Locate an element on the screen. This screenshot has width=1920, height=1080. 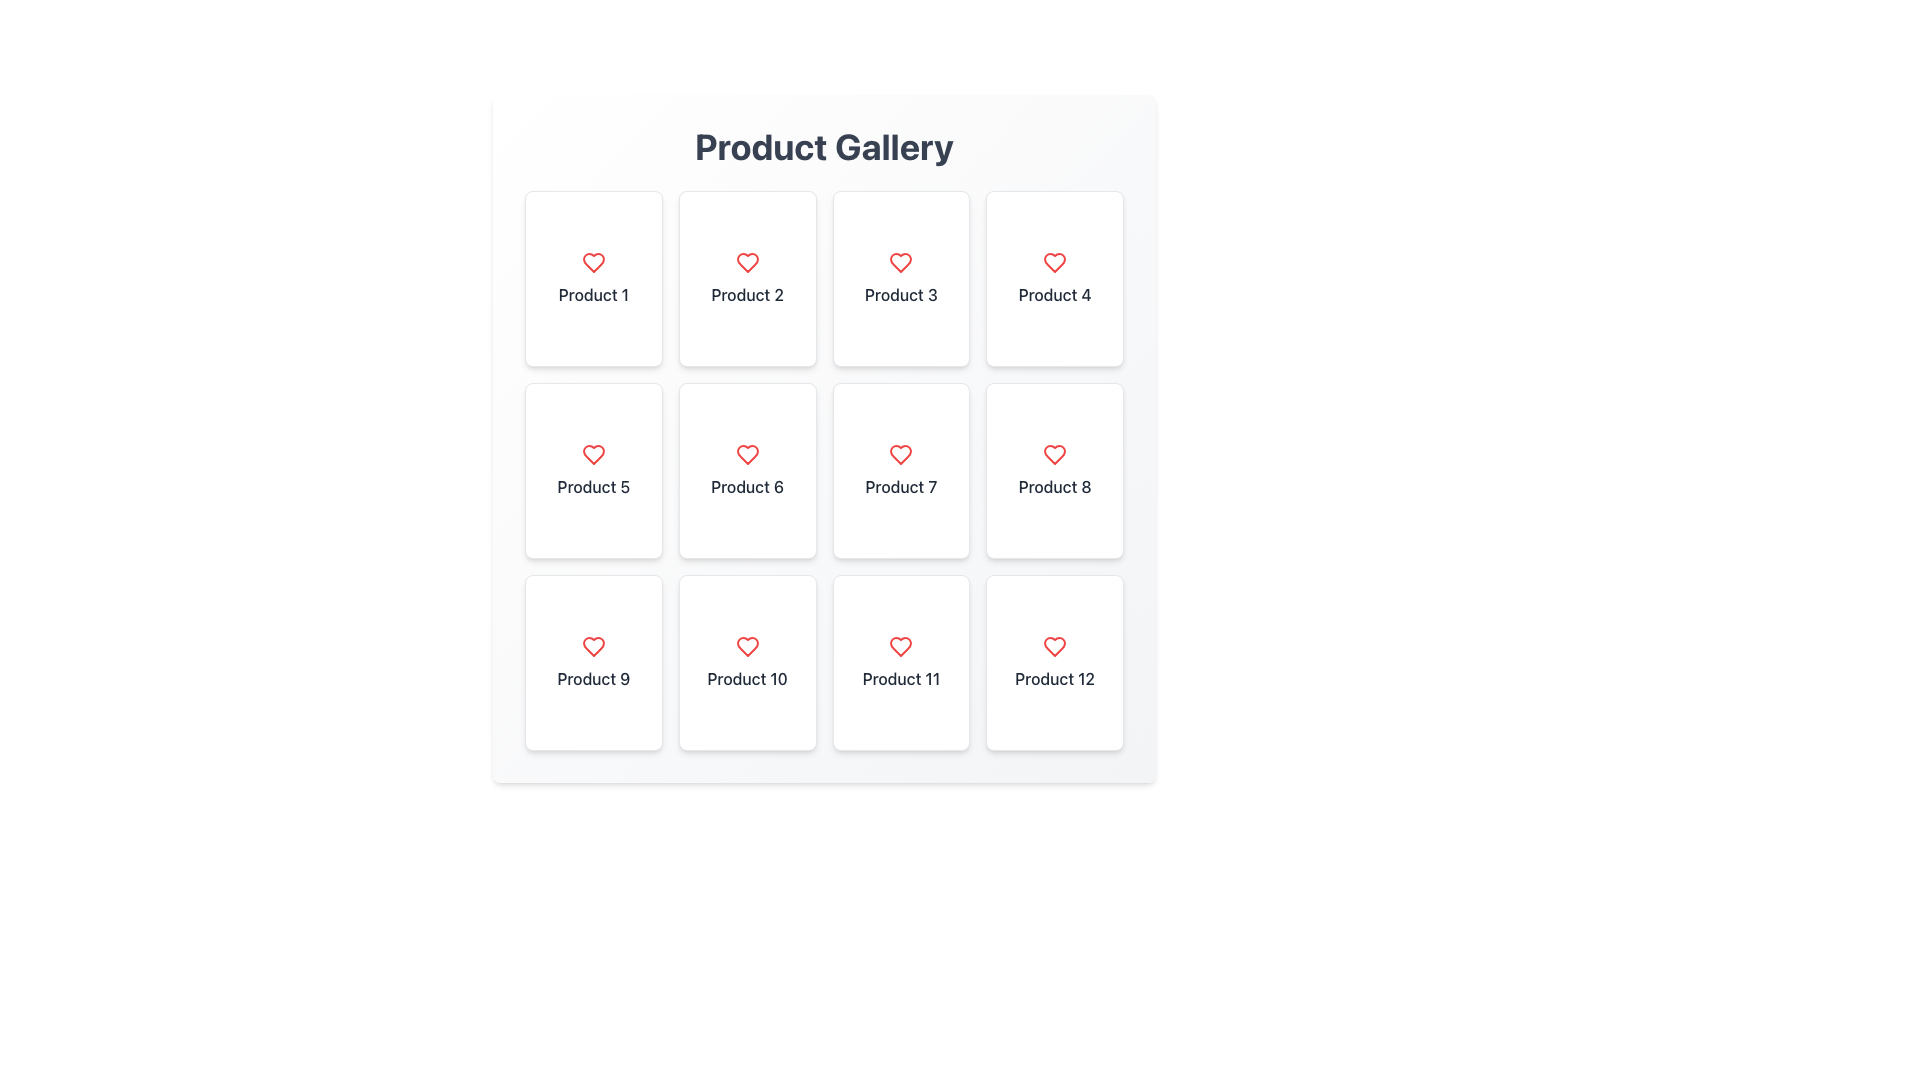
the Heart Icon in the 'Product 3' section of the 'Product Gallery' interface is located at coordinates (900, 261).